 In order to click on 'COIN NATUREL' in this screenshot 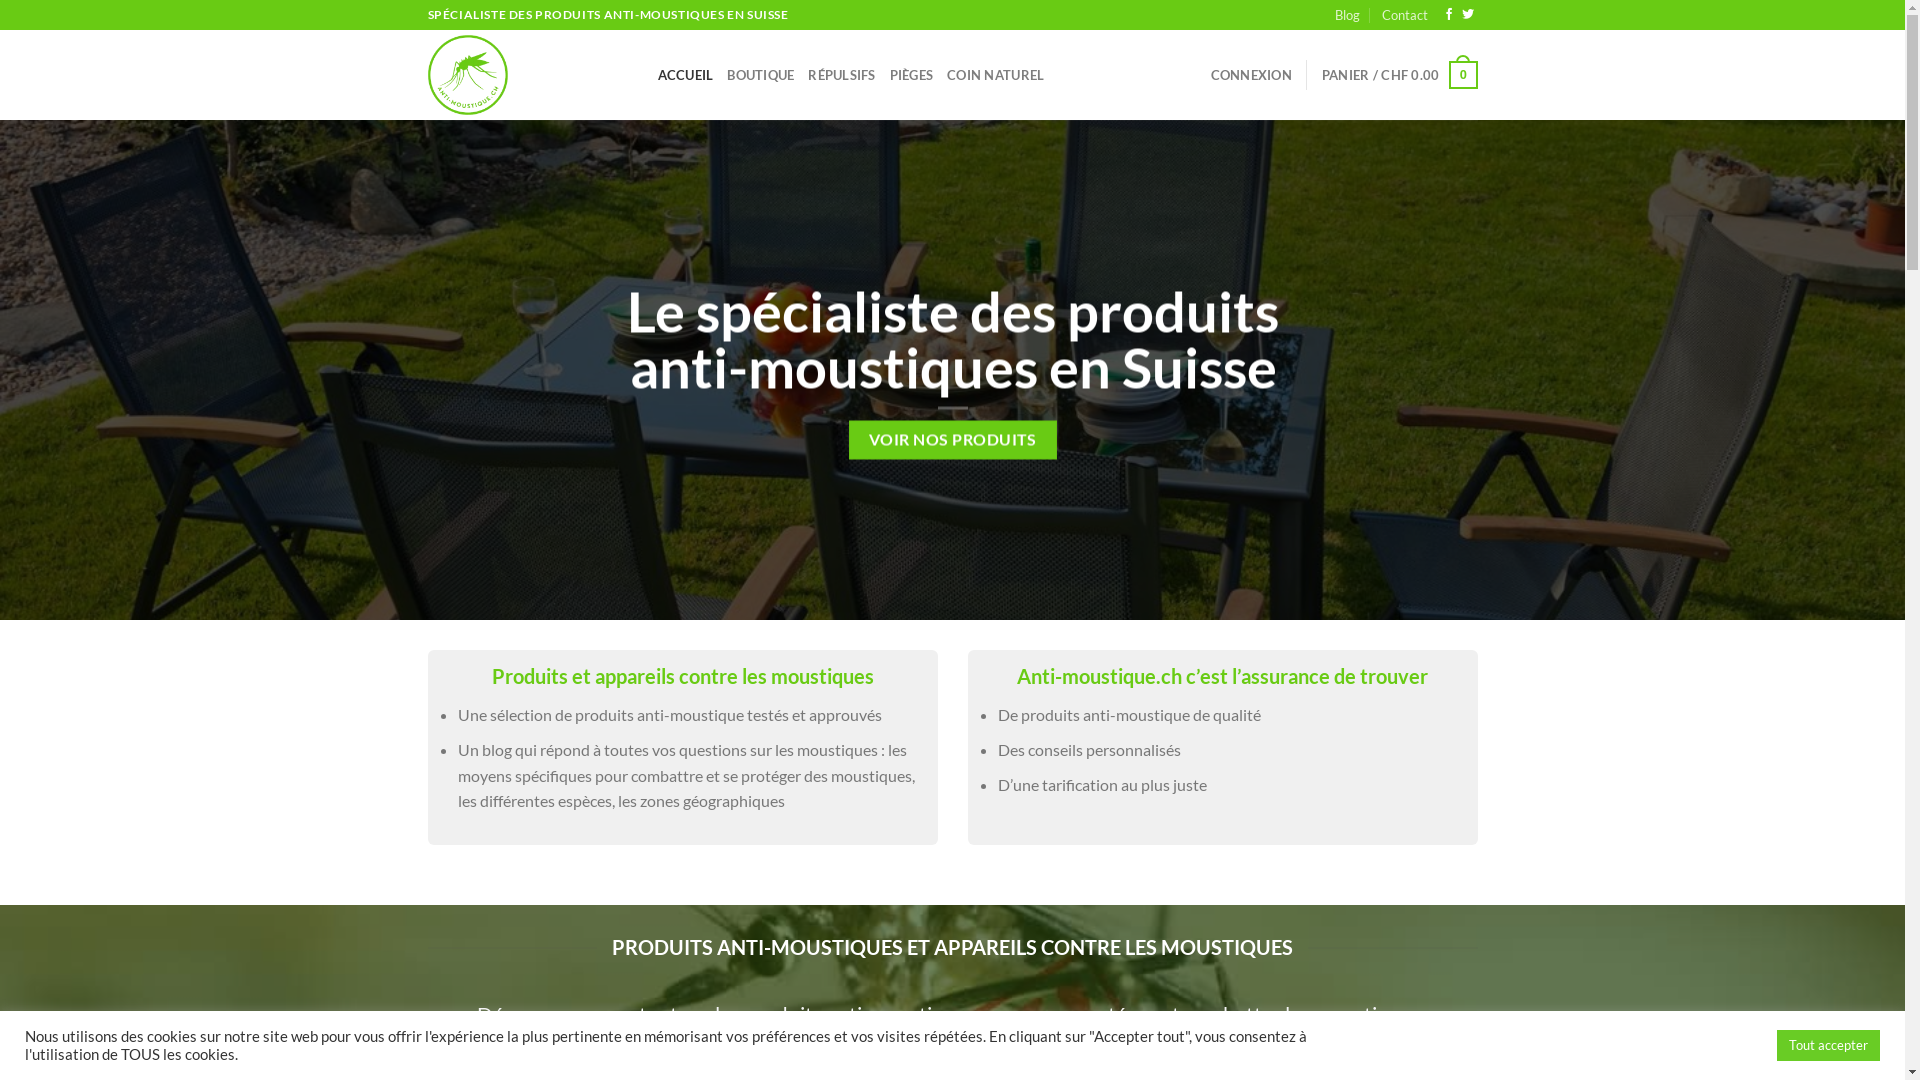, I will do `click(995, 73)`.